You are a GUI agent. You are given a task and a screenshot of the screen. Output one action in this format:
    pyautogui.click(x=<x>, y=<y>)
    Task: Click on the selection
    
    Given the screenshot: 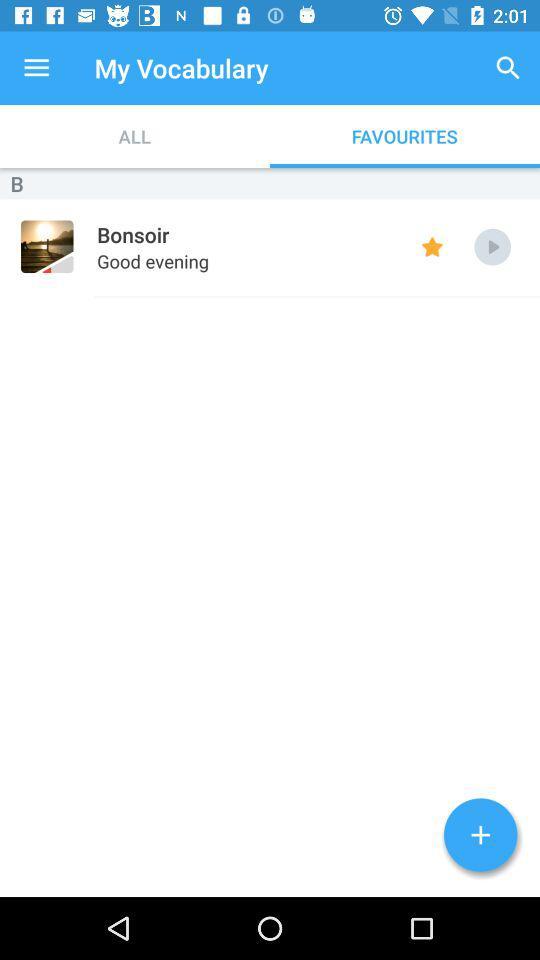 What is the action you would take?
    pyautogui.click(x=491, y=246)
    